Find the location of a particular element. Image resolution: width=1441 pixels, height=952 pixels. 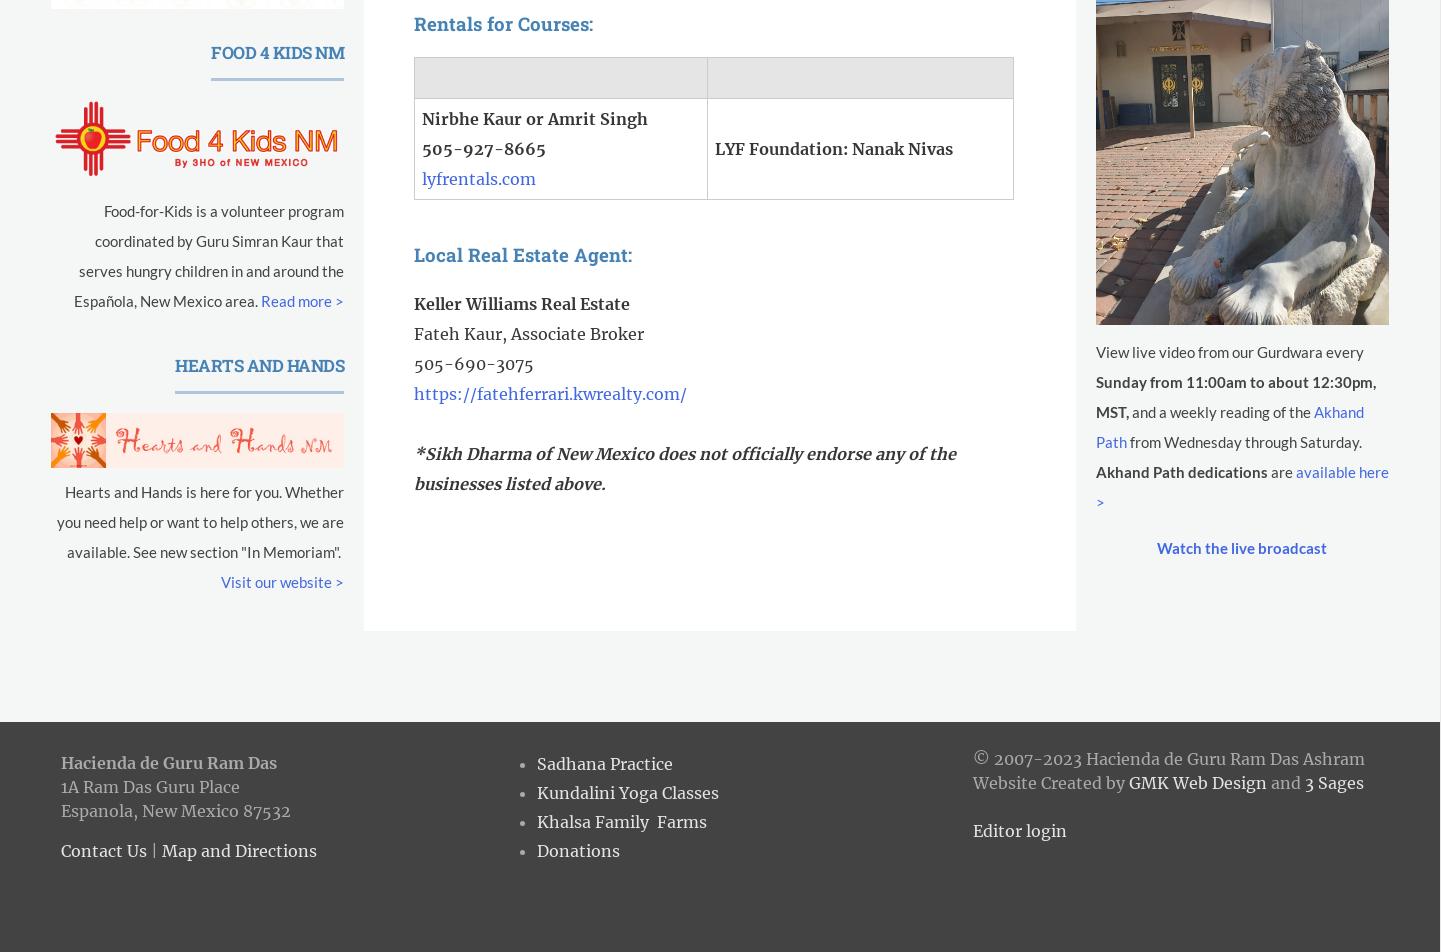

'Visit our website >' is located at coordinates (282, 581).